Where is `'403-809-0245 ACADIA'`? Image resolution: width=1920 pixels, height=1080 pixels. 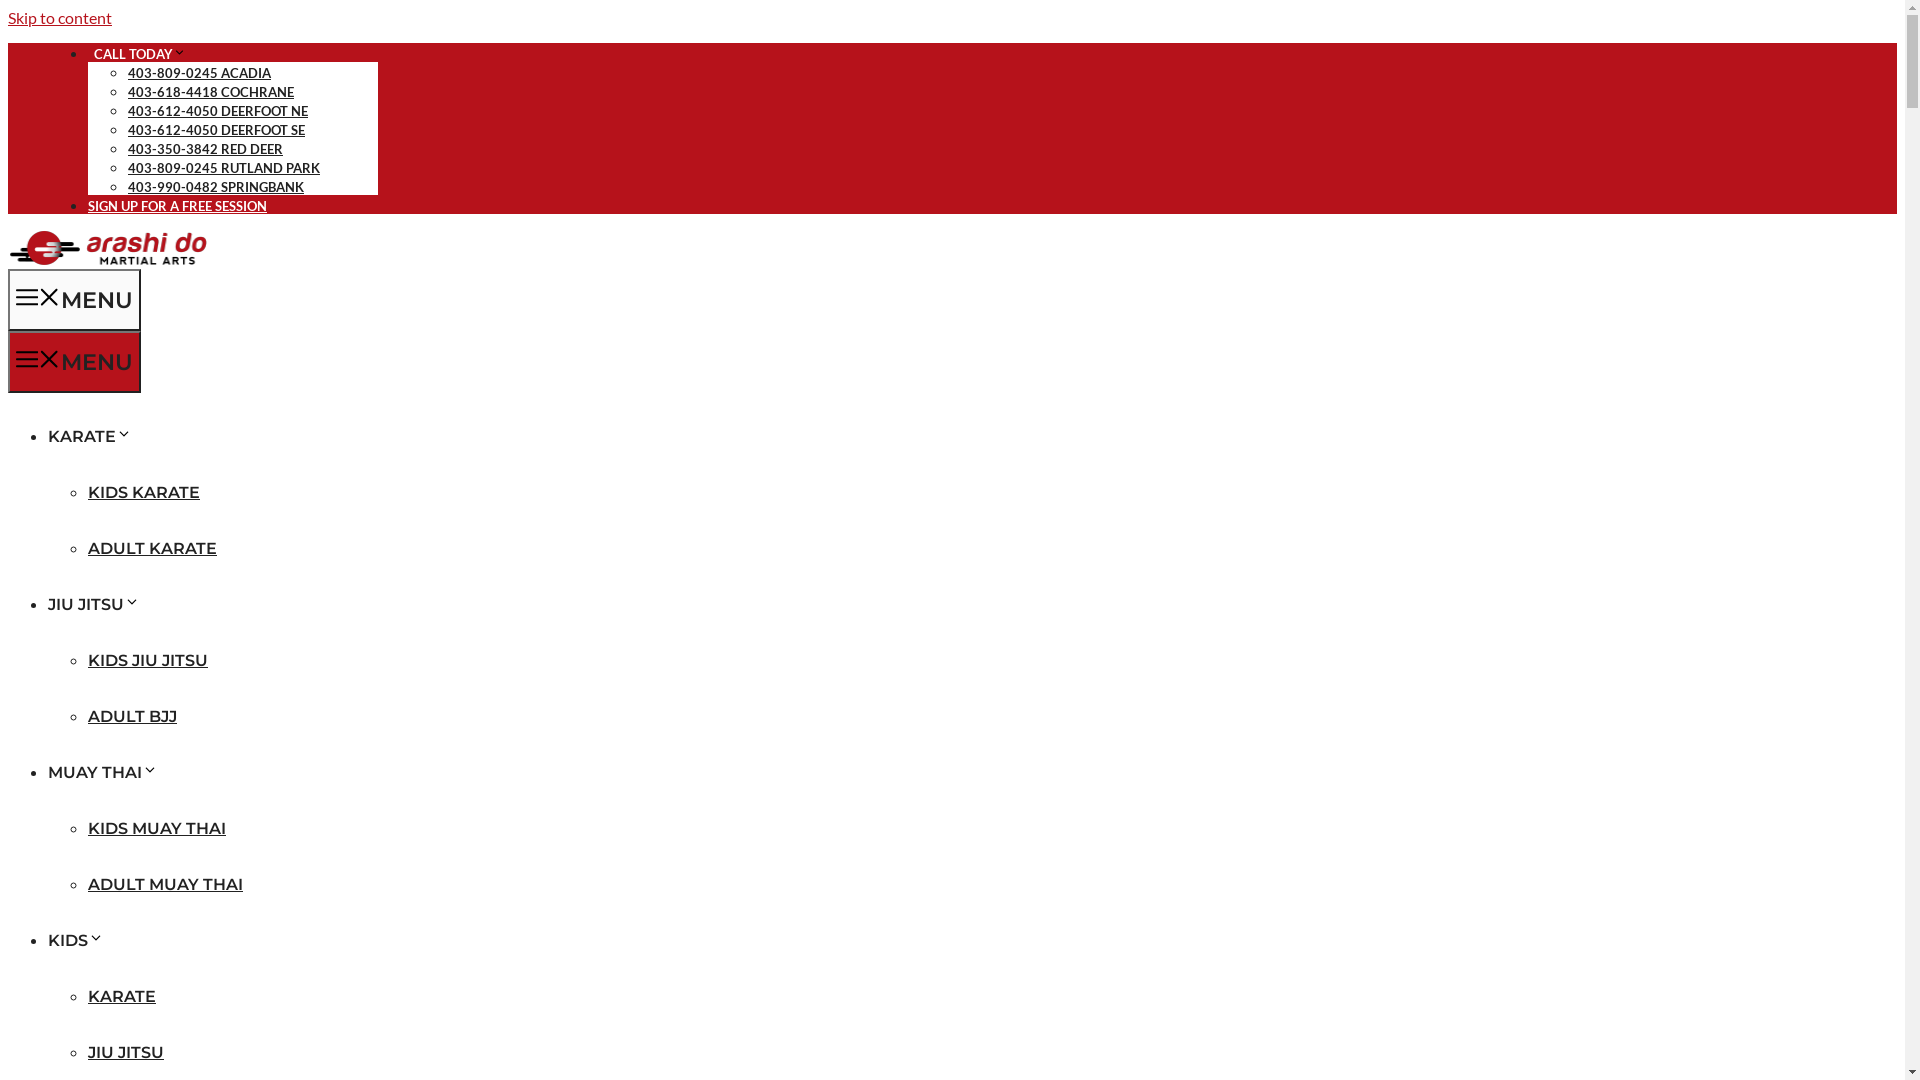
'403-809-0245 ACADIA' is located at coordinates (199, 72).